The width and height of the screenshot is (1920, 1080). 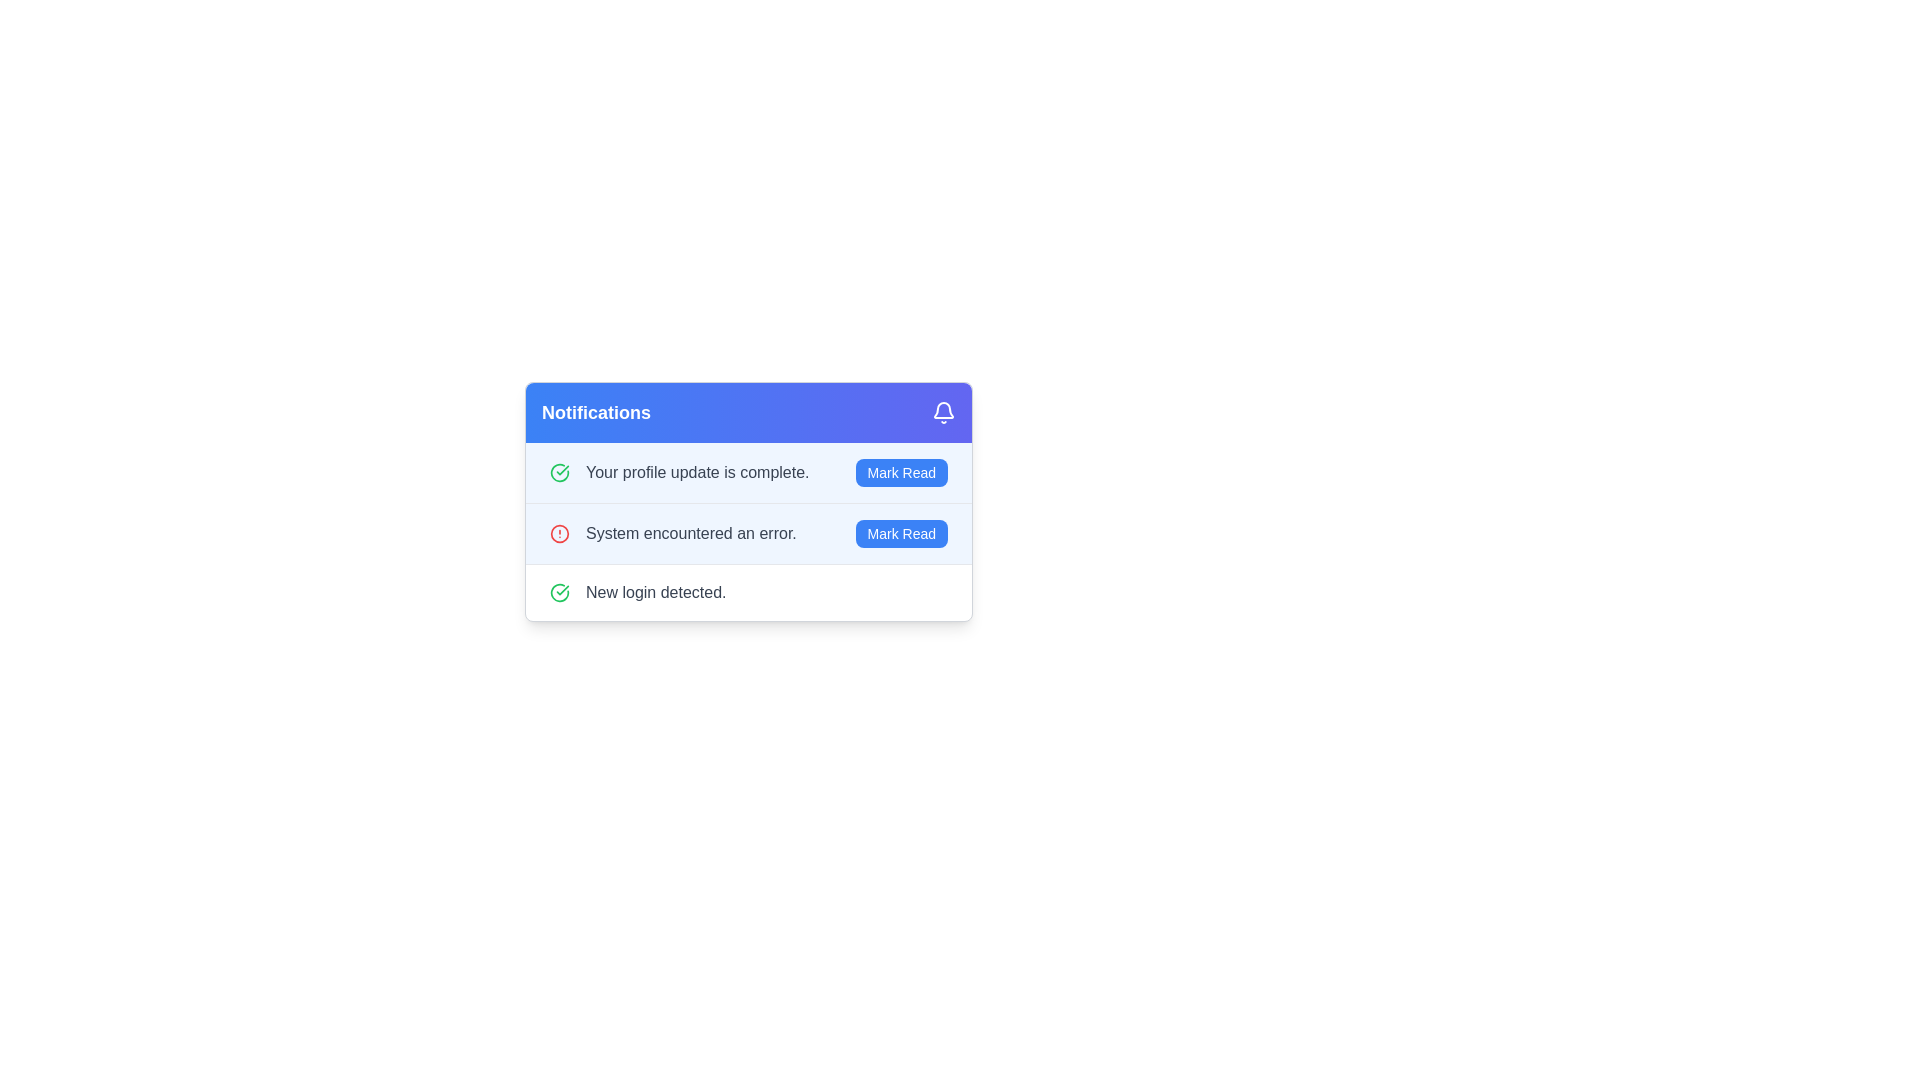 I want to click on the bell icon in the top-right corner of the header section labeled 'Notifications', so click(x=943, y=411).